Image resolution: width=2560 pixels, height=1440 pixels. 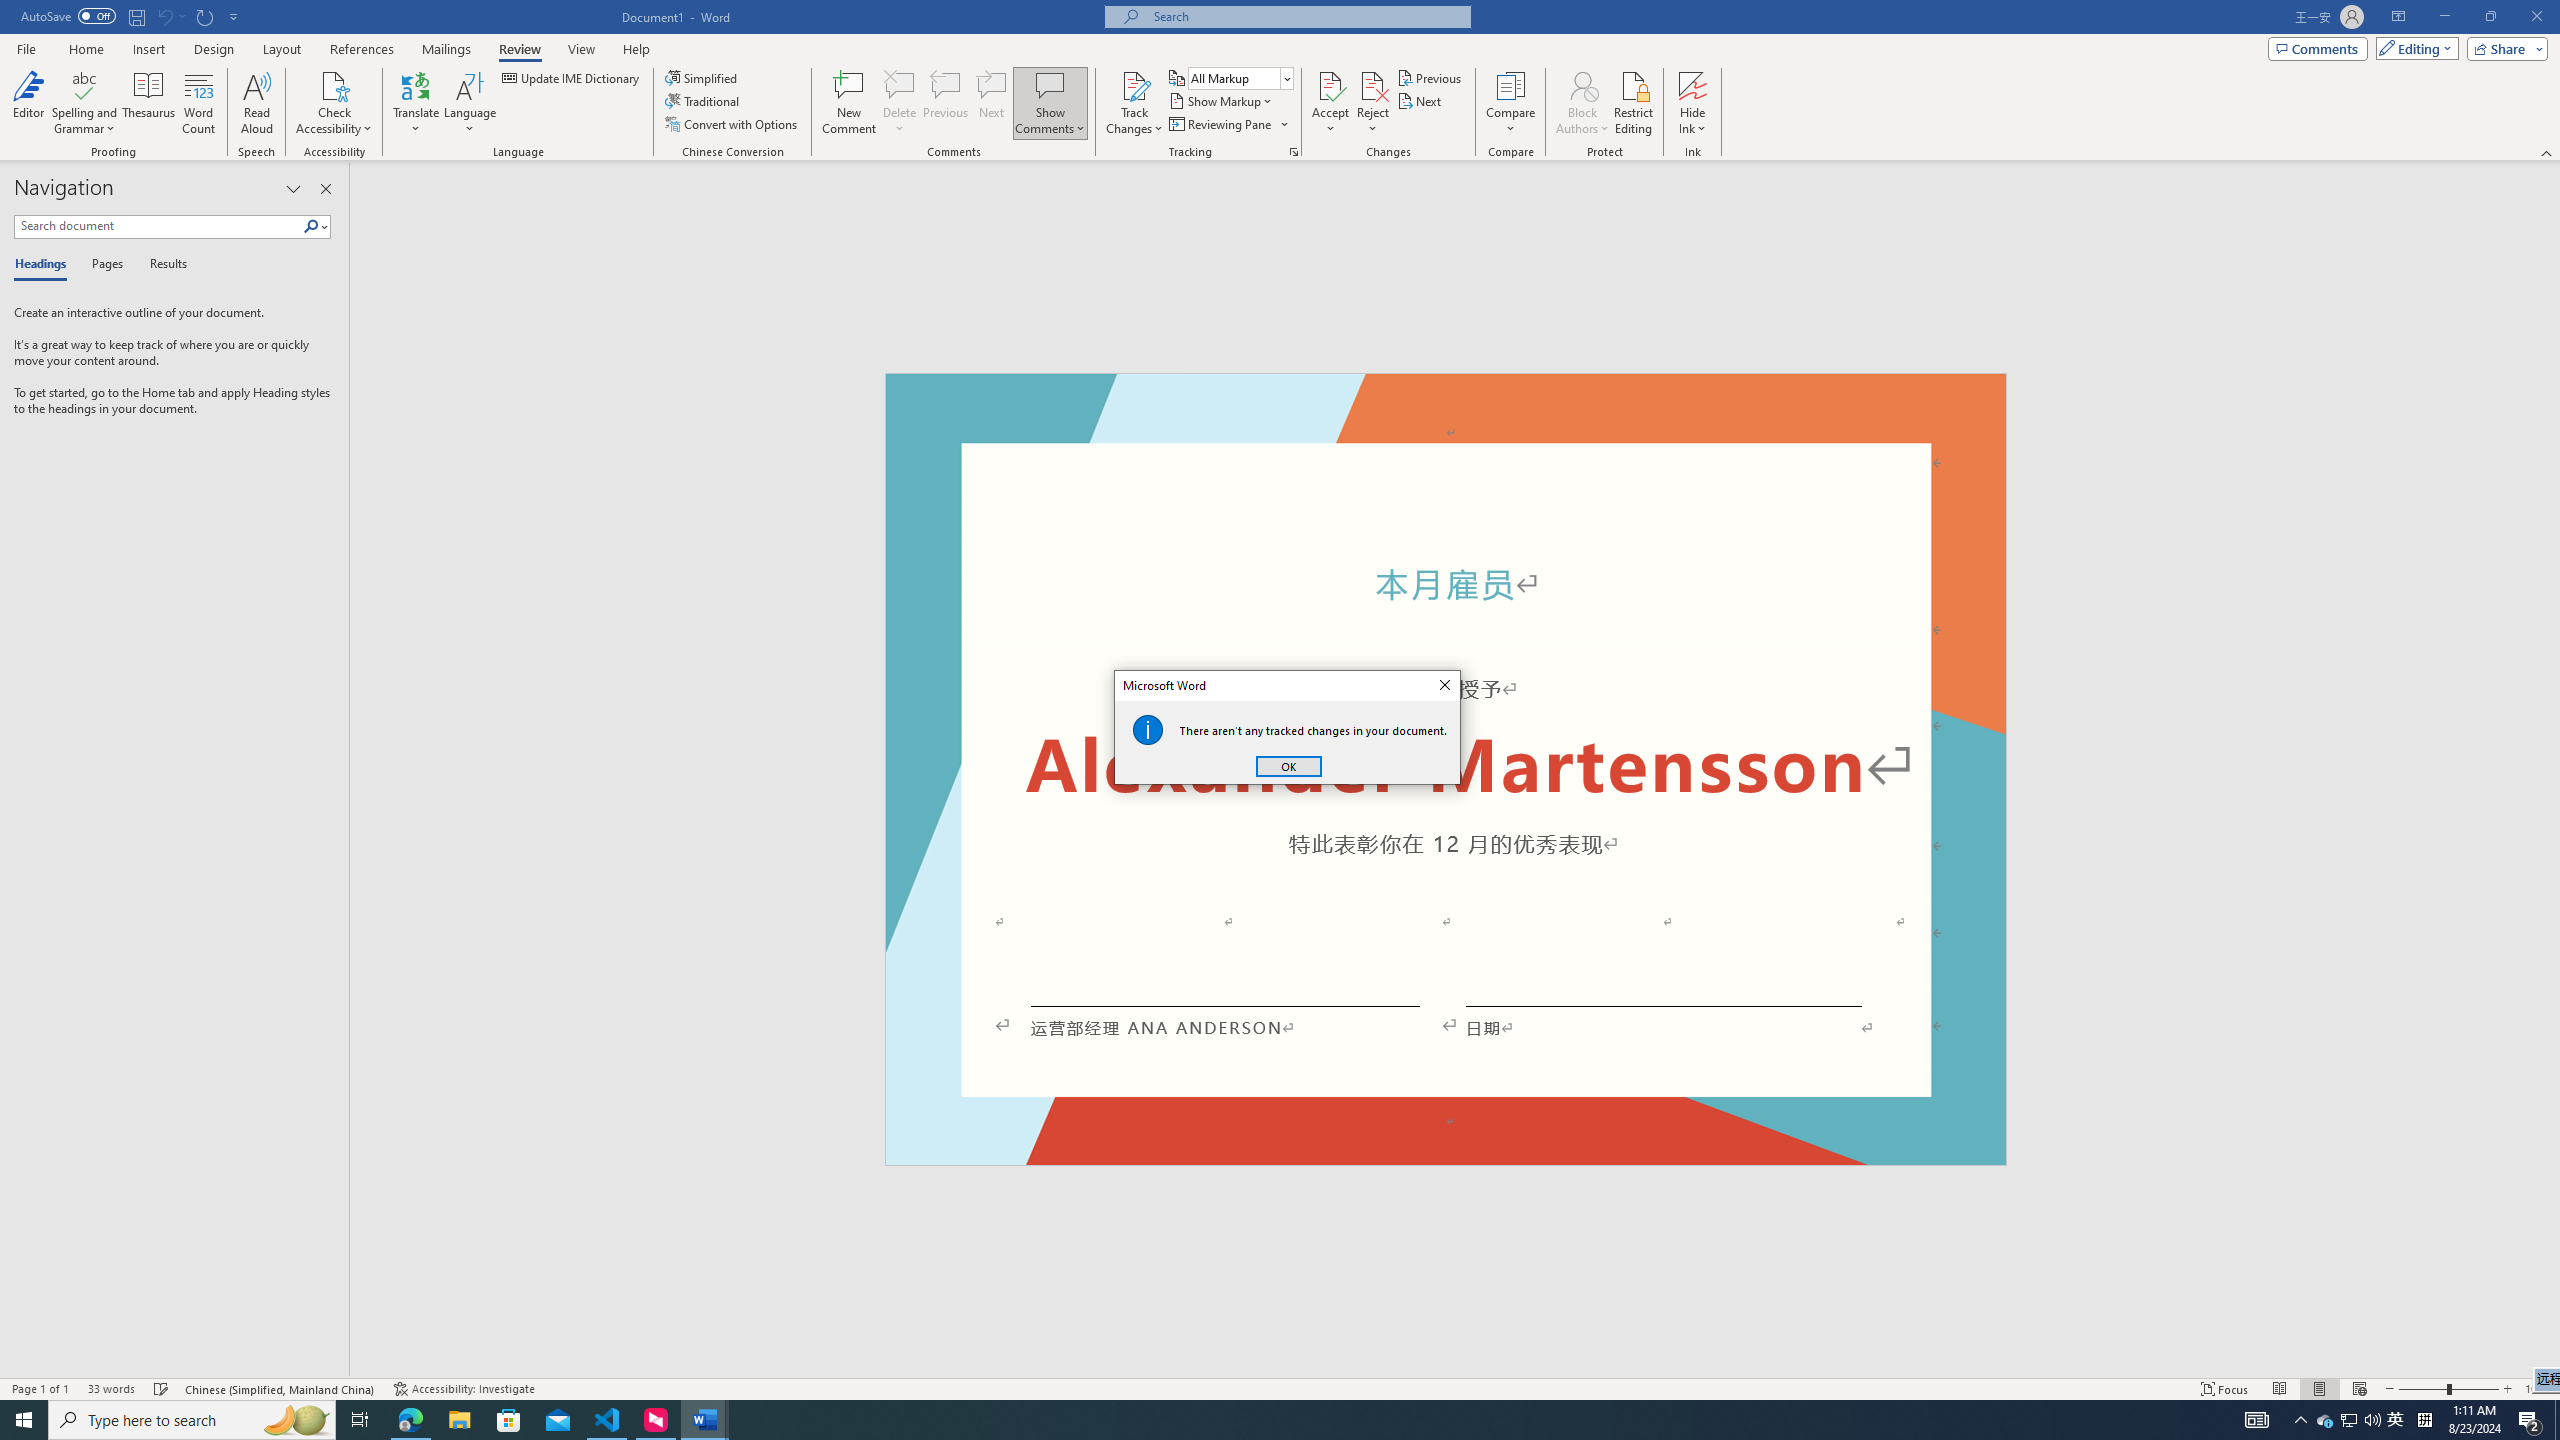 I want to click on 'Search document', so click(x=158, y=225).